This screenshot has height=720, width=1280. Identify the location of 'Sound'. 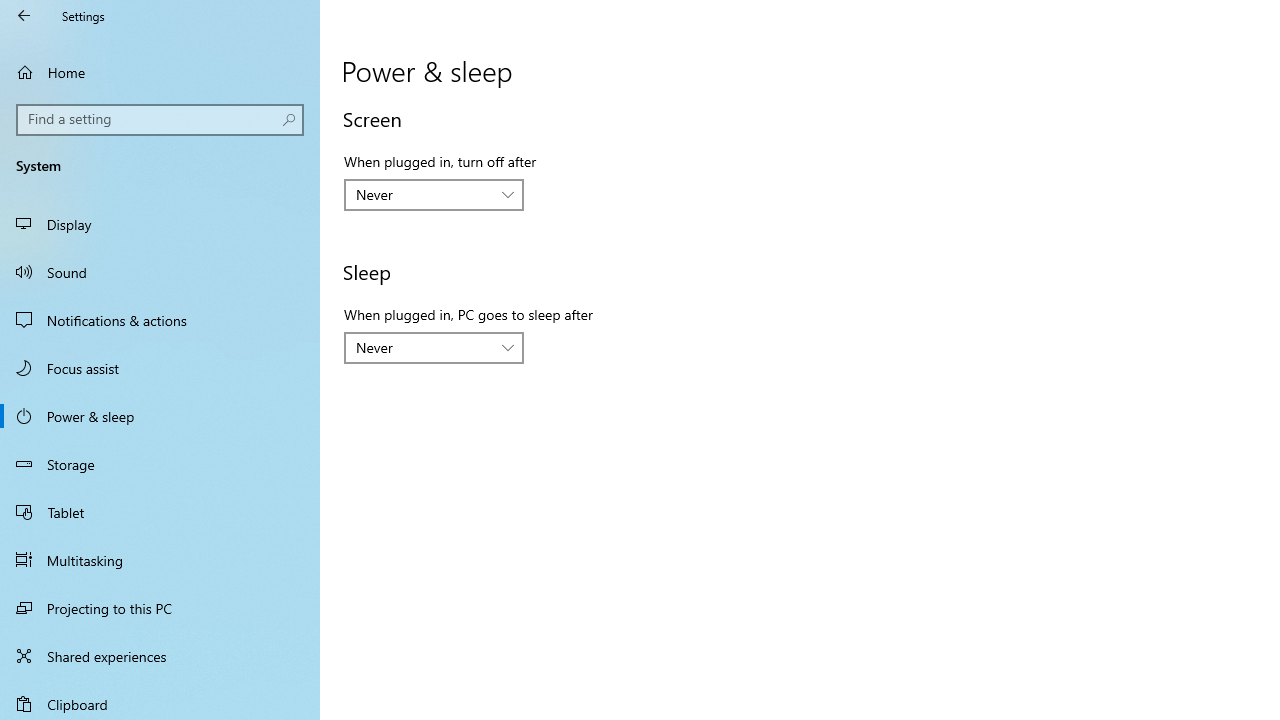
(160, 271).